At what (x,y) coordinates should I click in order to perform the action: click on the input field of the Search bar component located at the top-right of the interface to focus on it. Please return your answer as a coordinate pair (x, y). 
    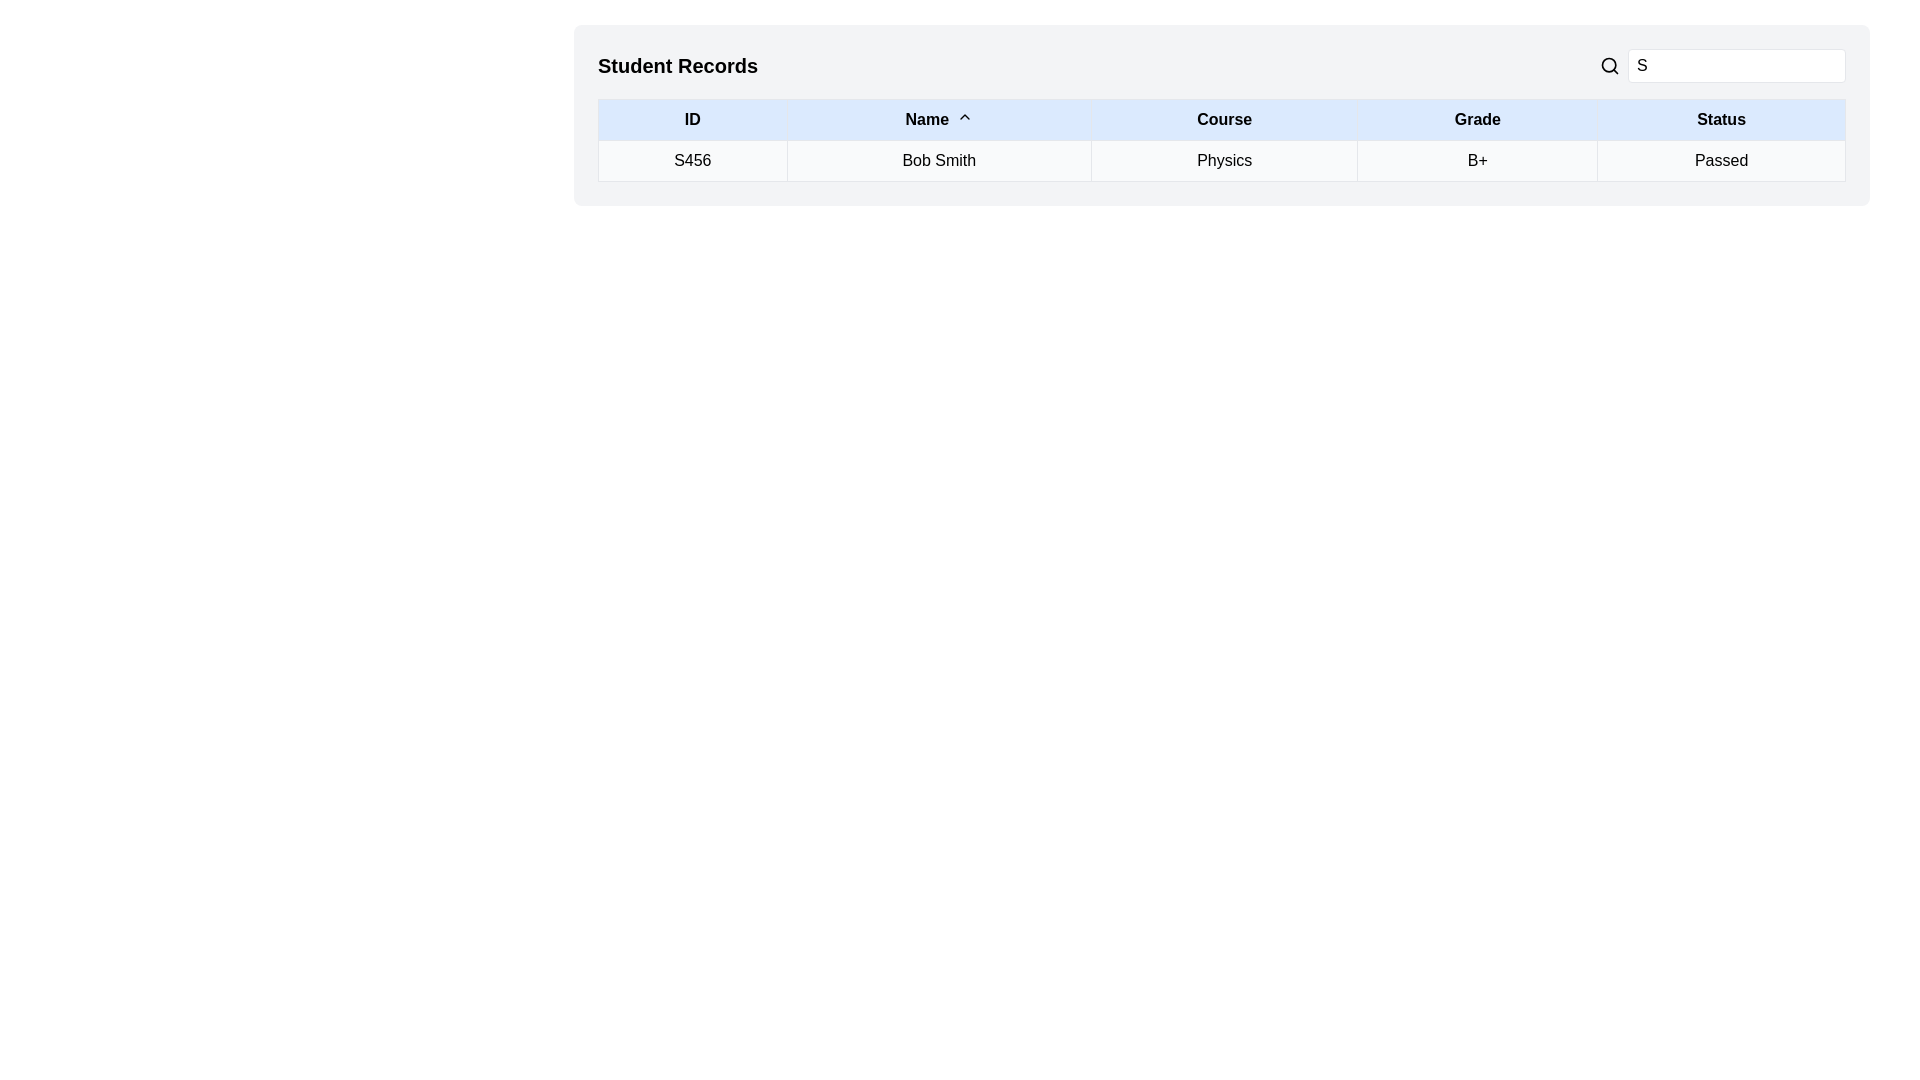
    Looking at the image, I should click on (1722, 64).